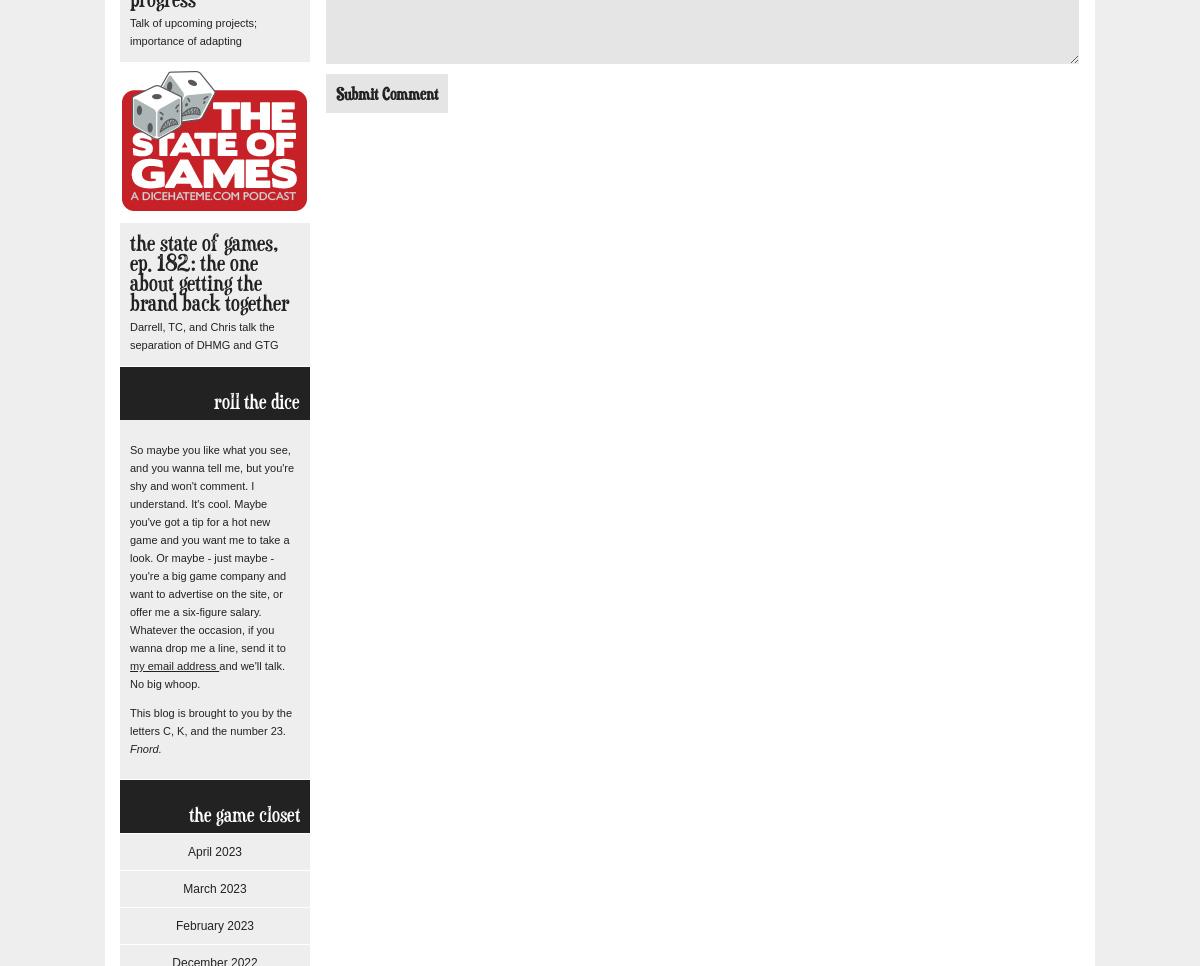  I want to click on 'Talk of upcoming projects; importance of adapting', so click(192, 30).